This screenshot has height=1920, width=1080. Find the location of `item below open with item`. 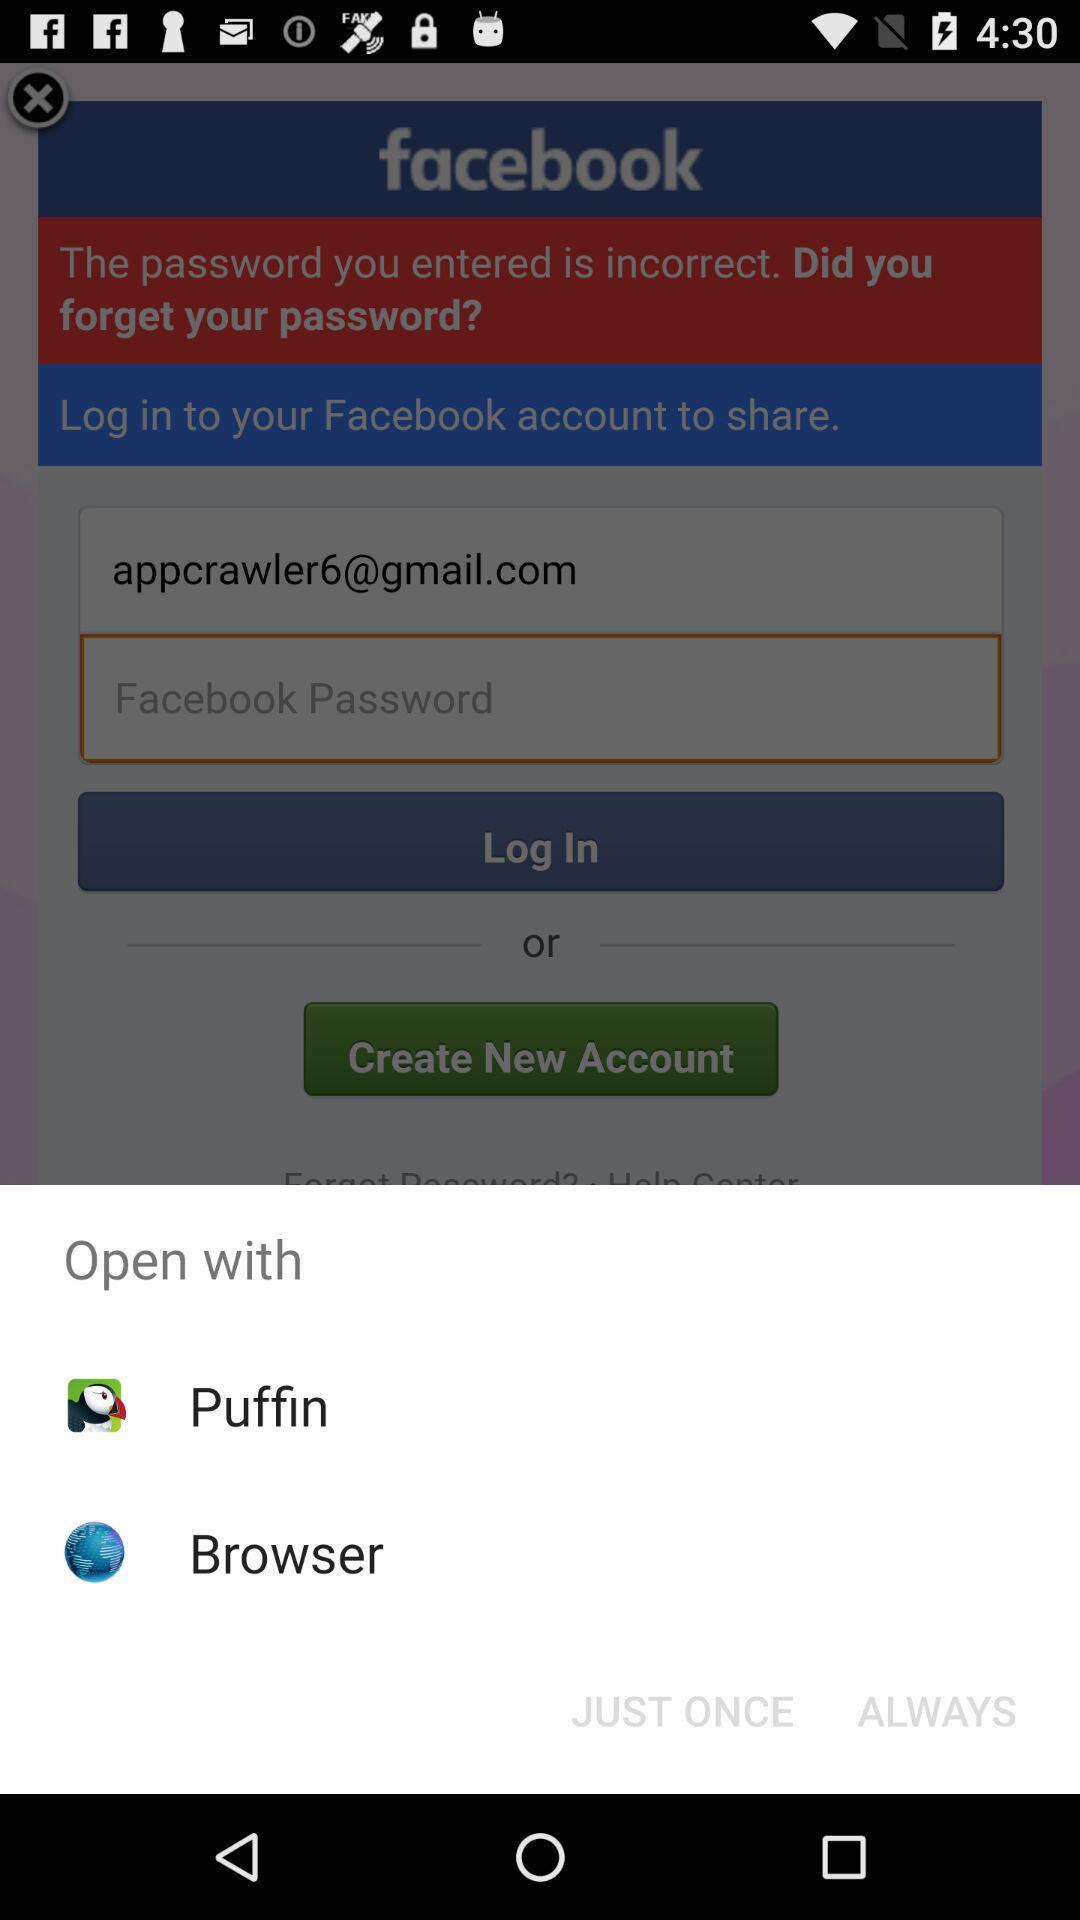

item below open with item is located at coordinates (681, 1708).